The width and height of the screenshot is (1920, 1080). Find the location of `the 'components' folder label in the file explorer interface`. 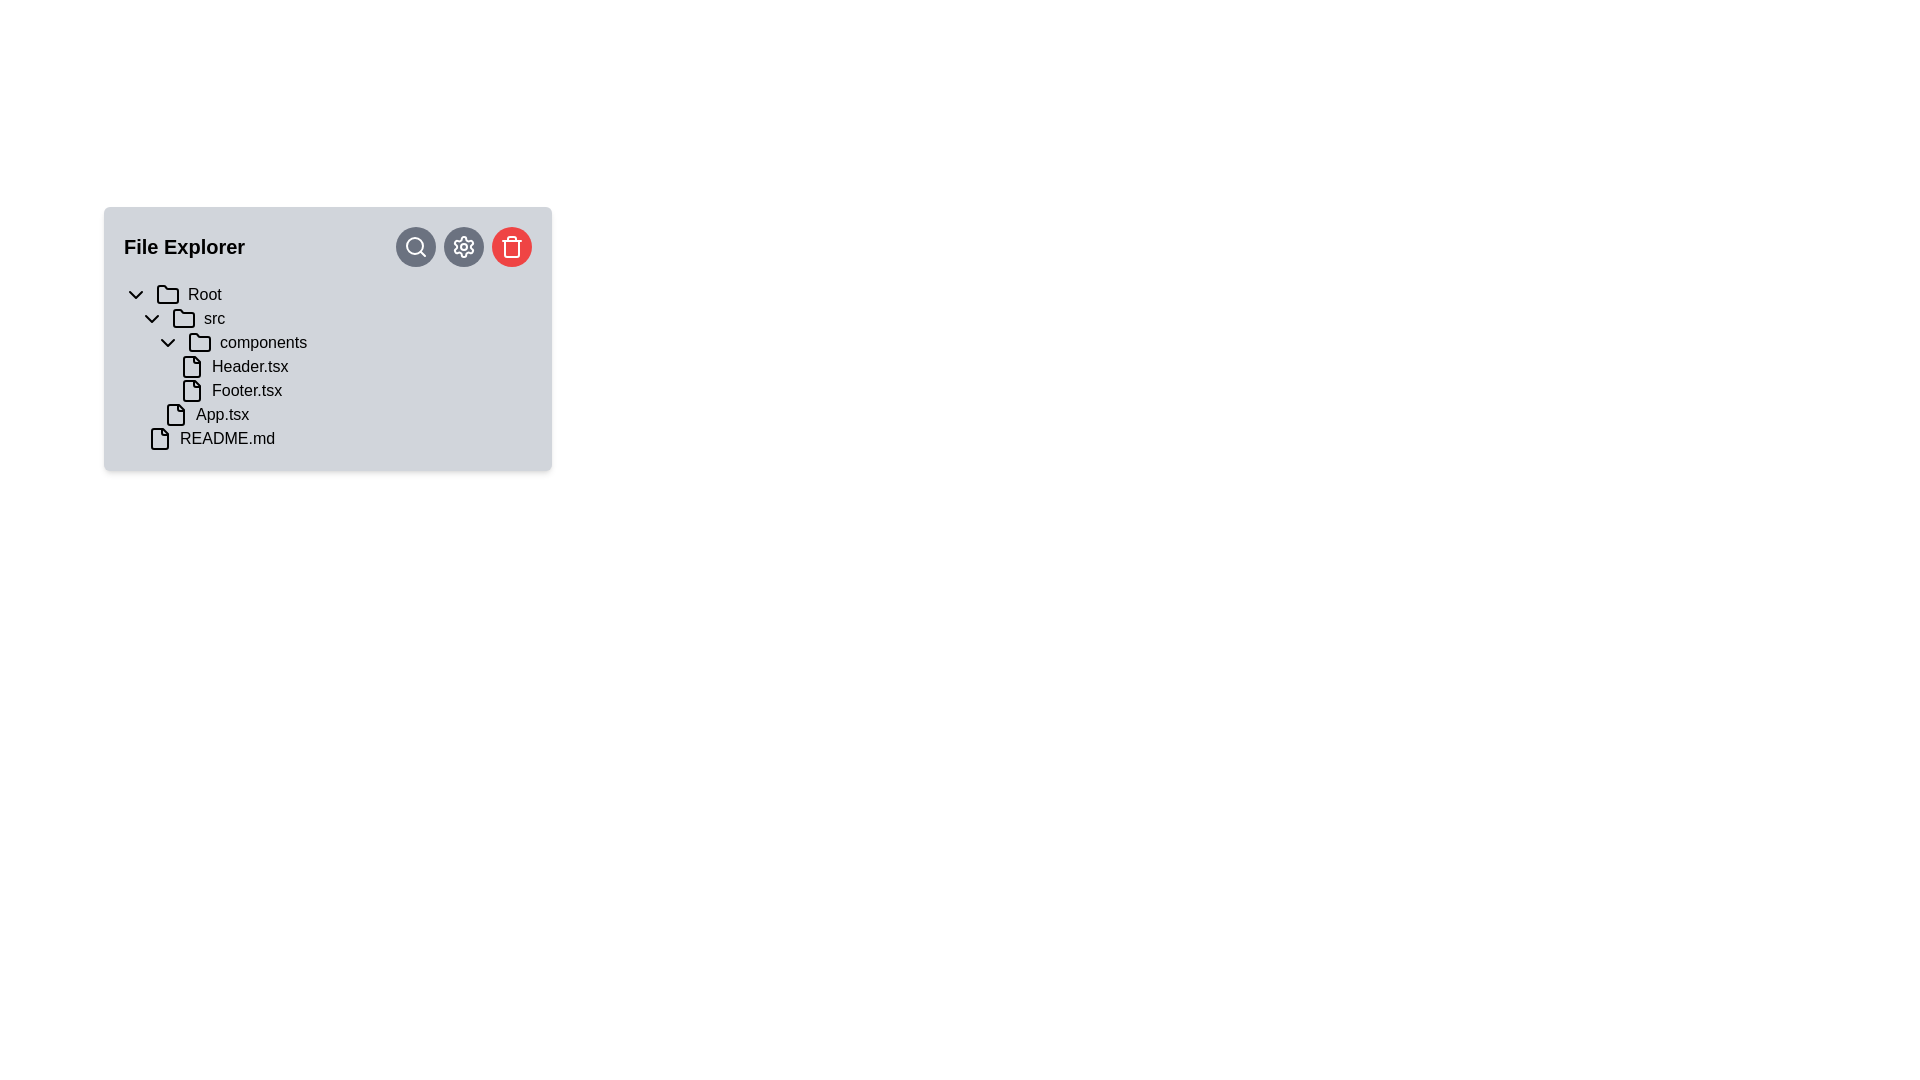

the 'components' folder label in the file explorer interface is located at coordinates (262, 342).